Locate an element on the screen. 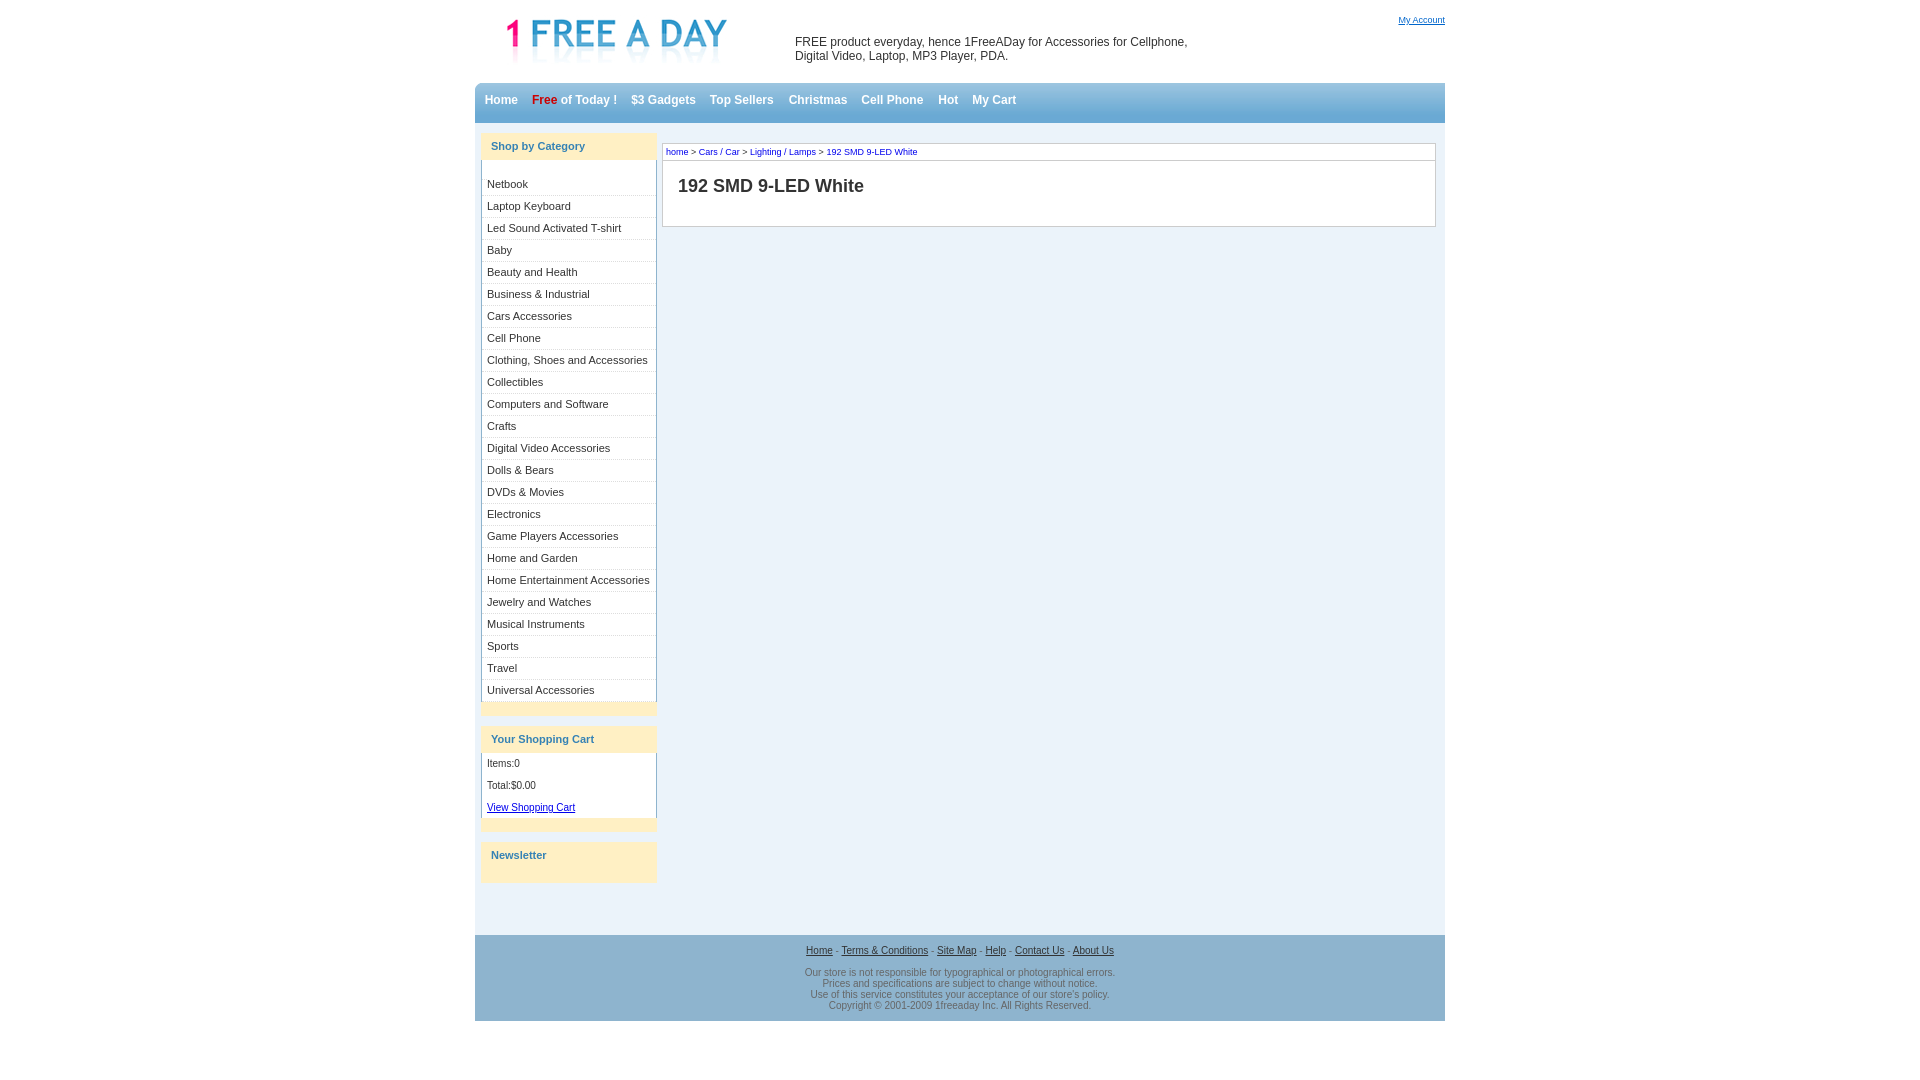  'Home Entertainment Accessories' is located at coordinates (570, 579).